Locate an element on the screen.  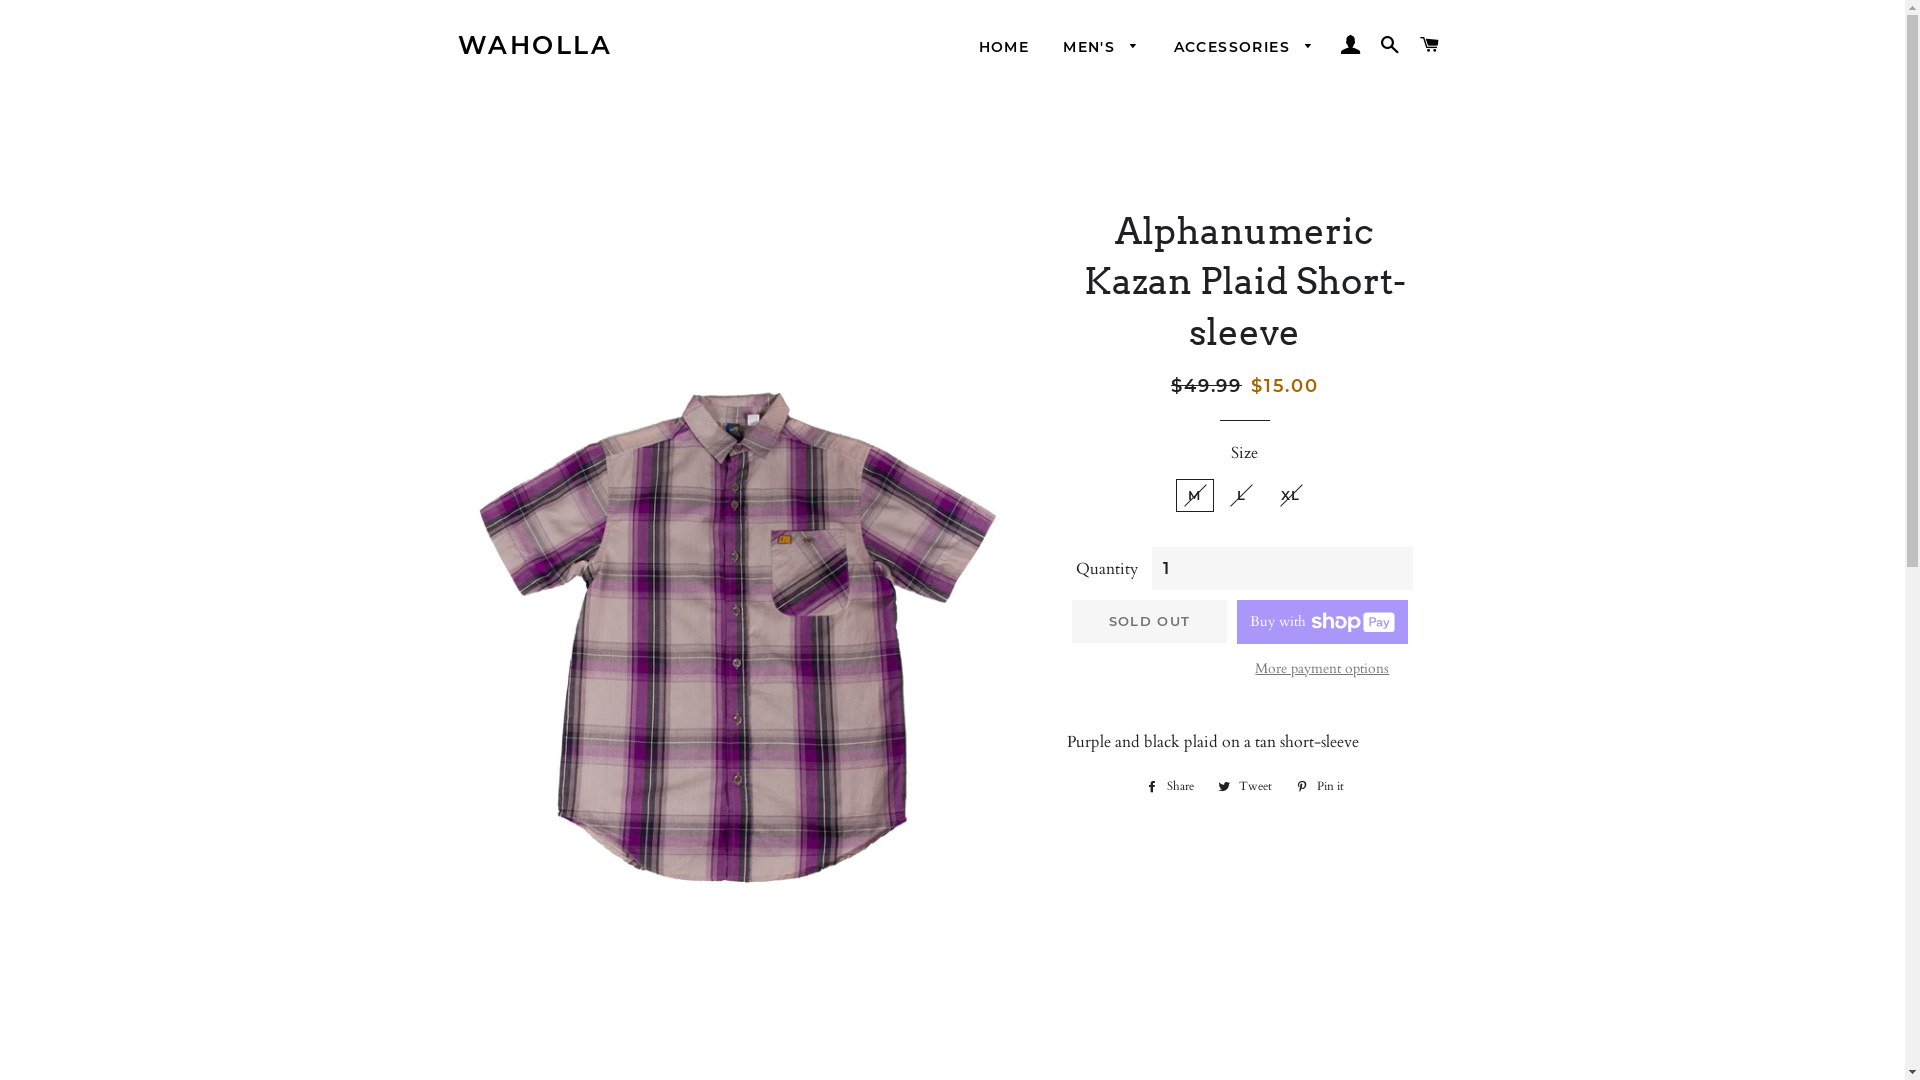
'WAHOLLA' is located at coordinates (535, 45).